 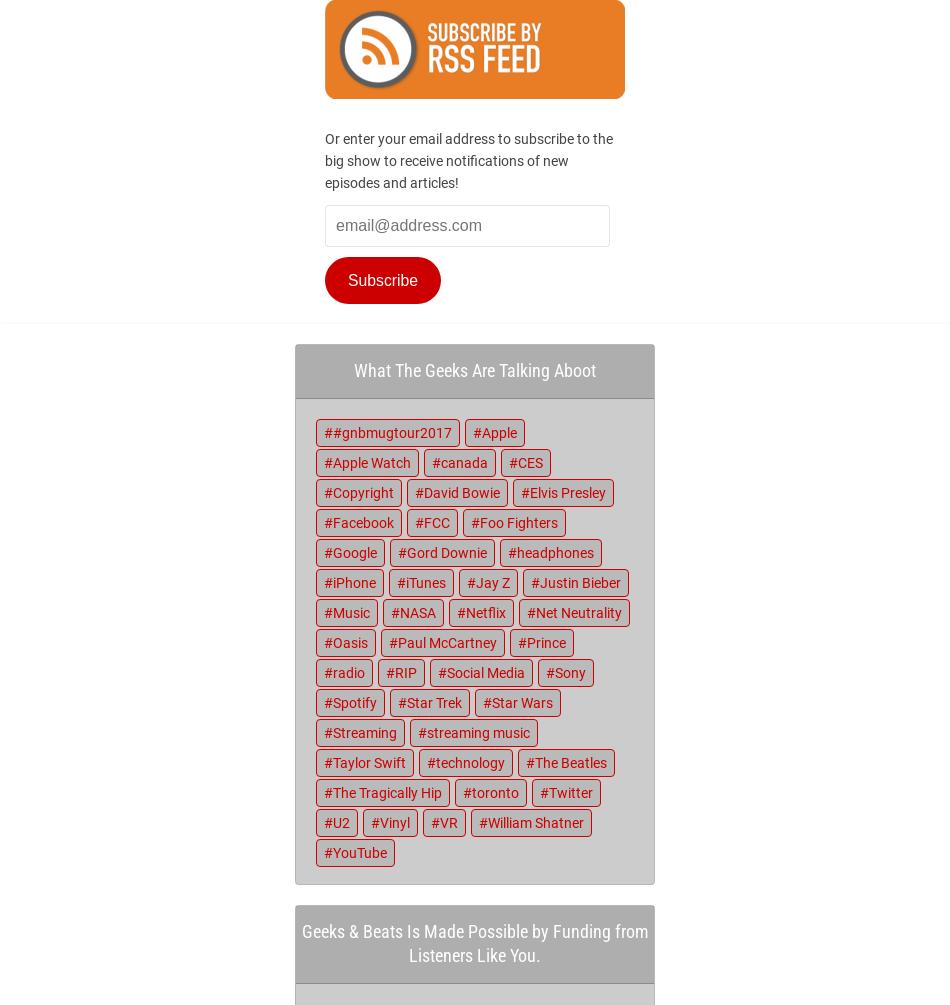 What do you see at coordinates (331, 463) in the screenshot?
I see `'Apple Watch'` at bounding box center [331, 463].